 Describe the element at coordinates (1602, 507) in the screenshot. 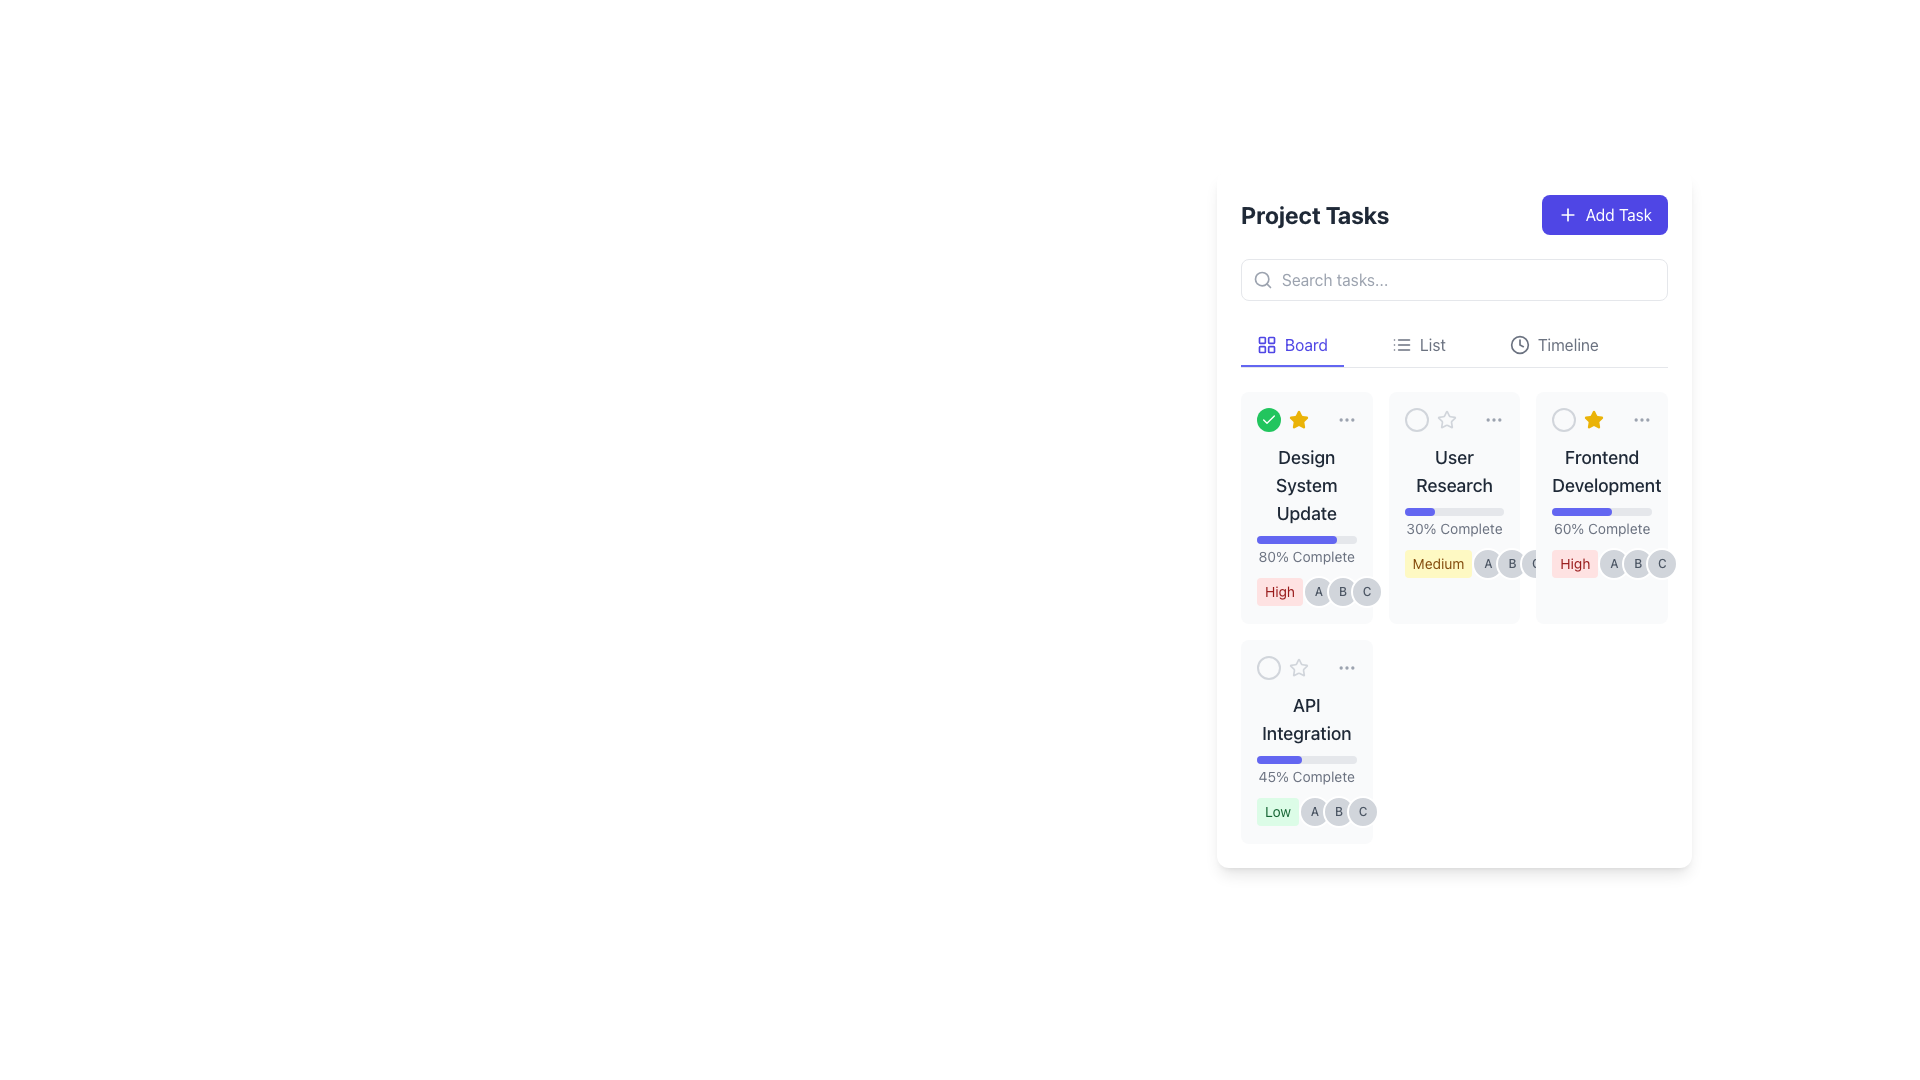

I see `the Task summary card located` at that location.